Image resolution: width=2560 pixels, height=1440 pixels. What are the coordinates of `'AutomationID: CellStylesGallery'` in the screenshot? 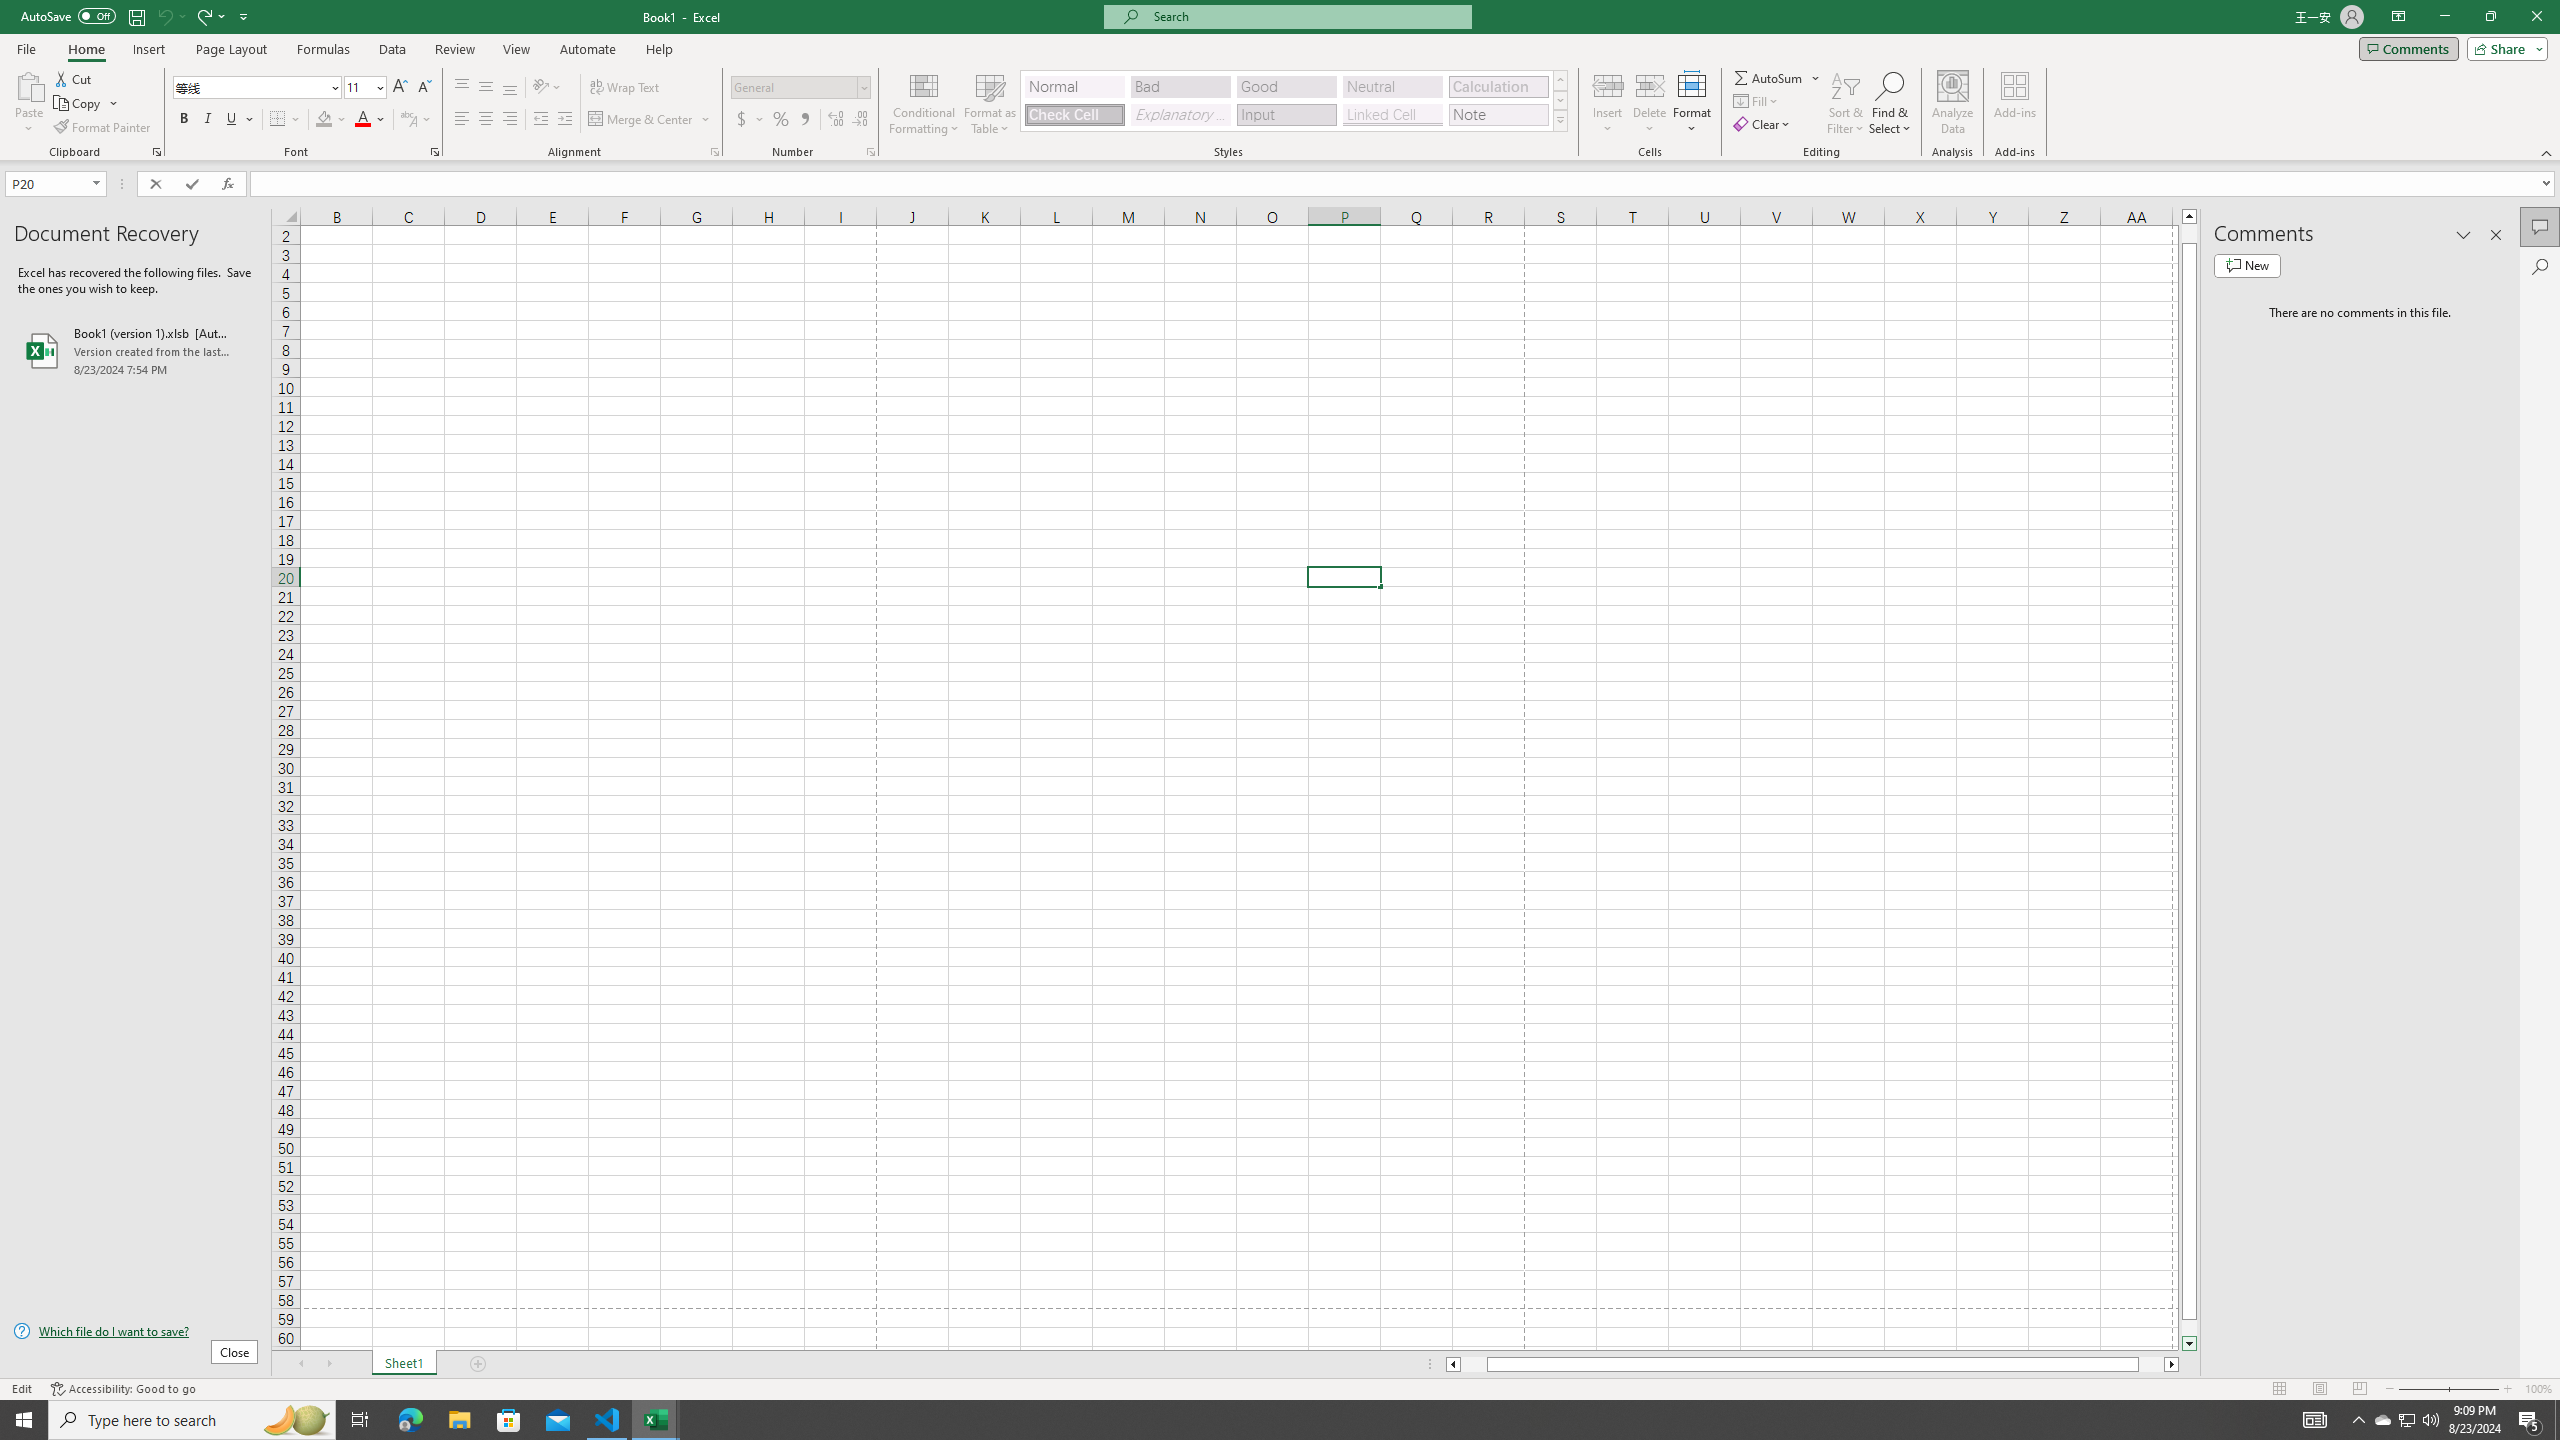 It's located at (1295, 100).